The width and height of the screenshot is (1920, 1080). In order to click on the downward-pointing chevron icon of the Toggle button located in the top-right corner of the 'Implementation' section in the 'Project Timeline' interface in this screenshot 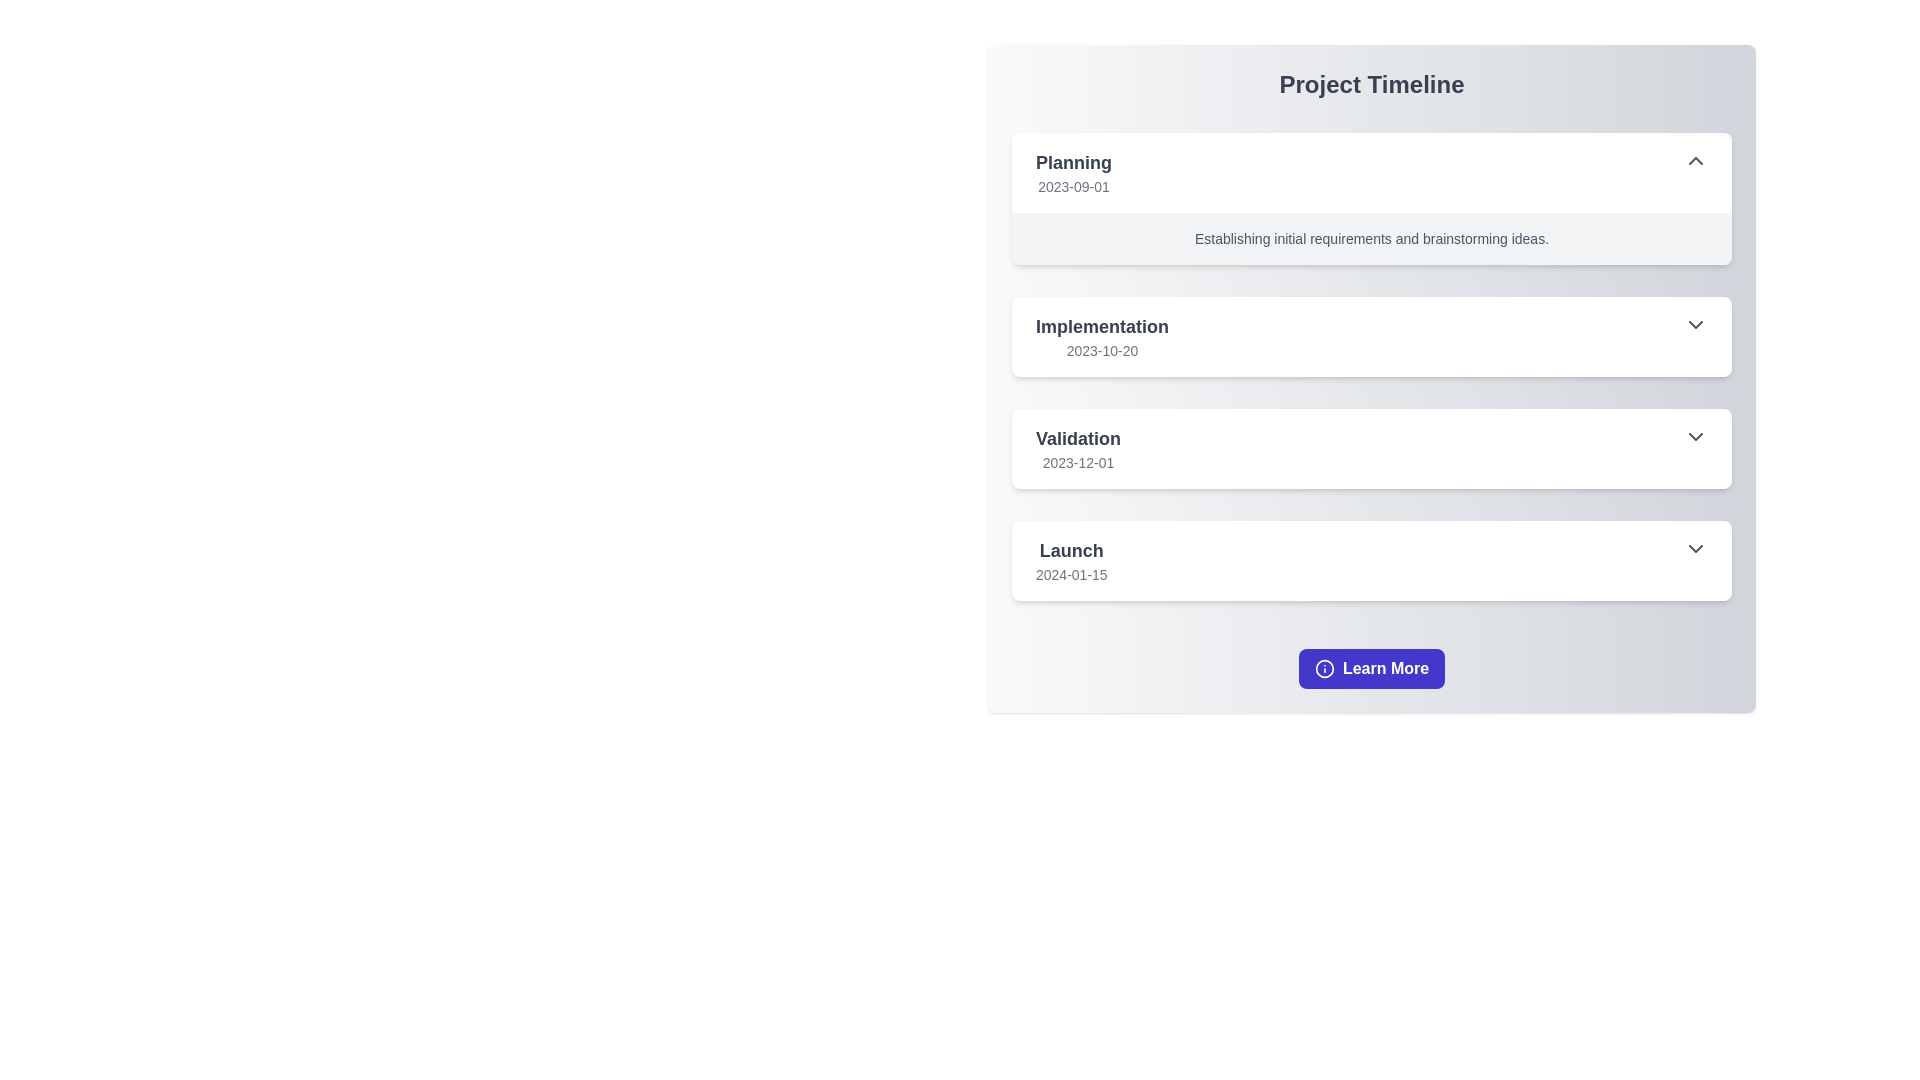, I will do `click(1694, 323)`.